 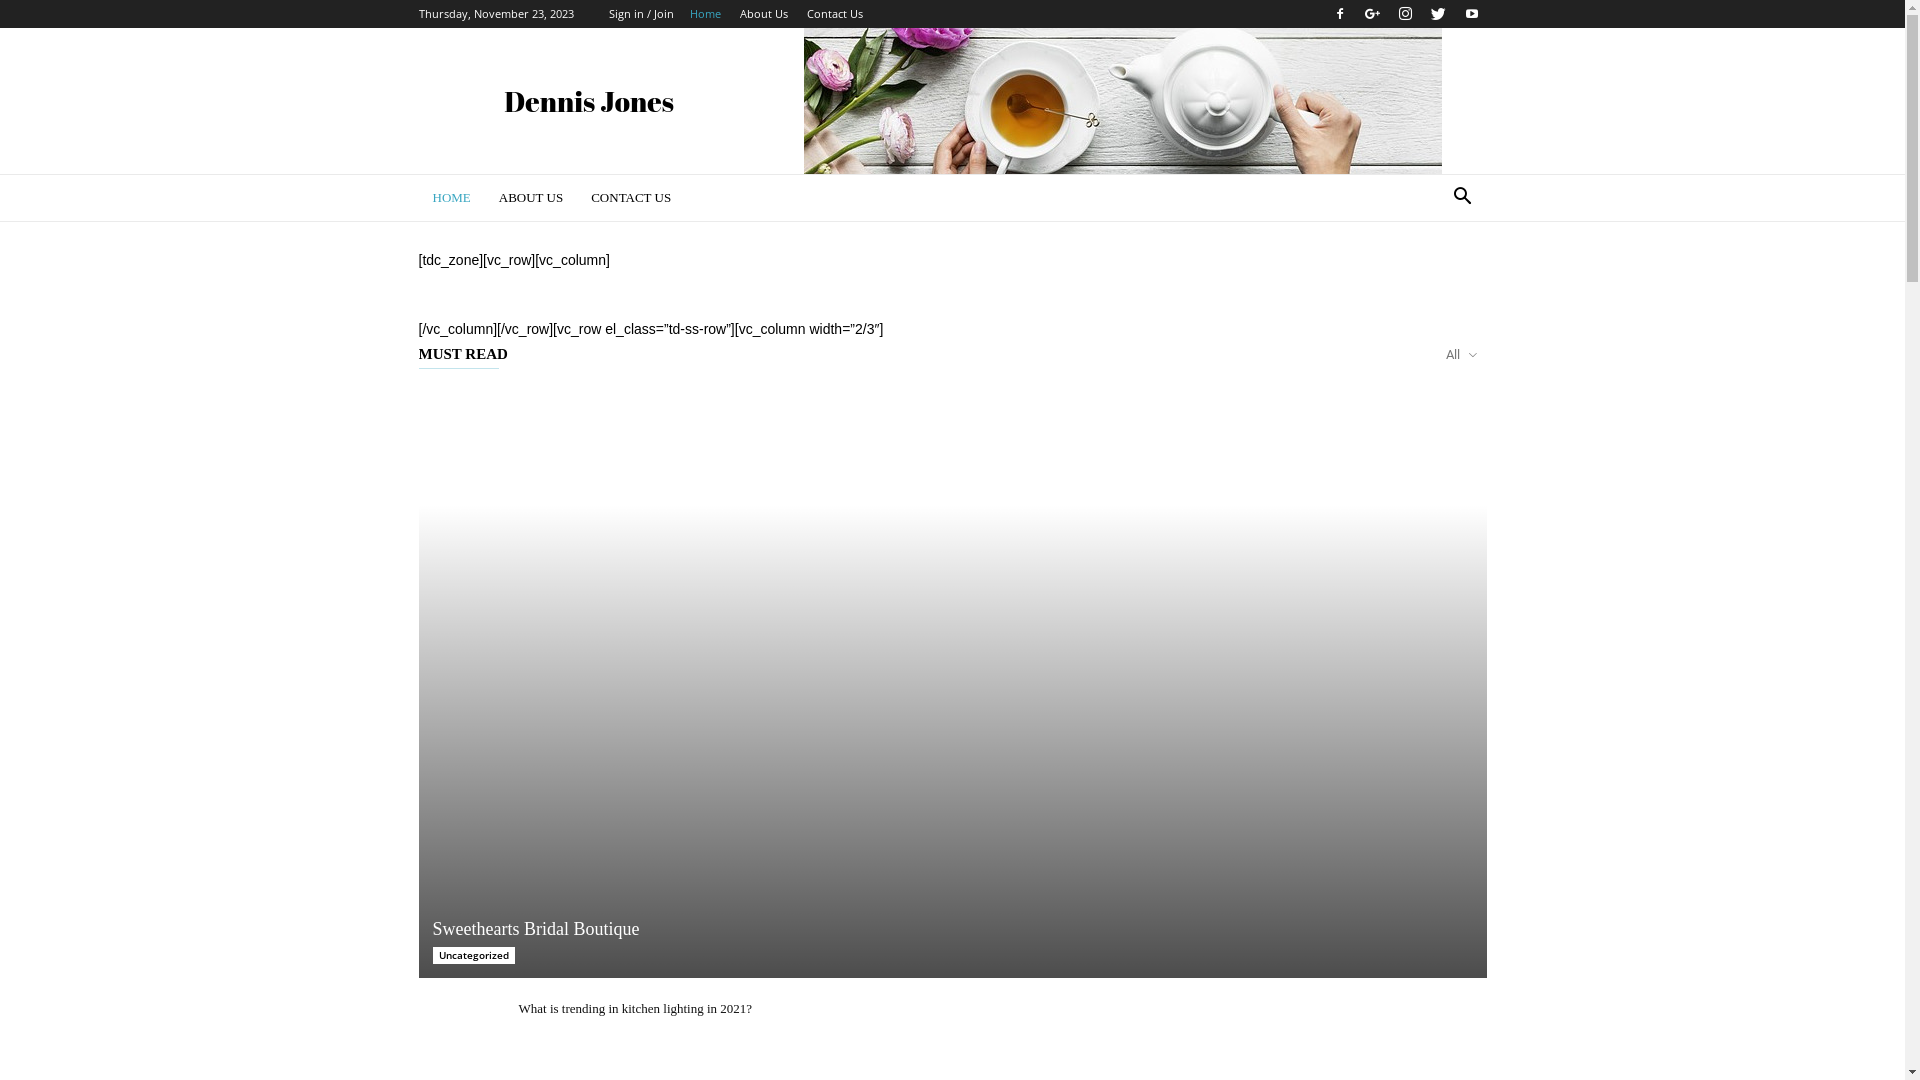 What do you see at coordinates (456, 1028) in the screenshot?
I see `'What is trending in kitchen lighting in 2021?'` at bounding box center [456, 1028].